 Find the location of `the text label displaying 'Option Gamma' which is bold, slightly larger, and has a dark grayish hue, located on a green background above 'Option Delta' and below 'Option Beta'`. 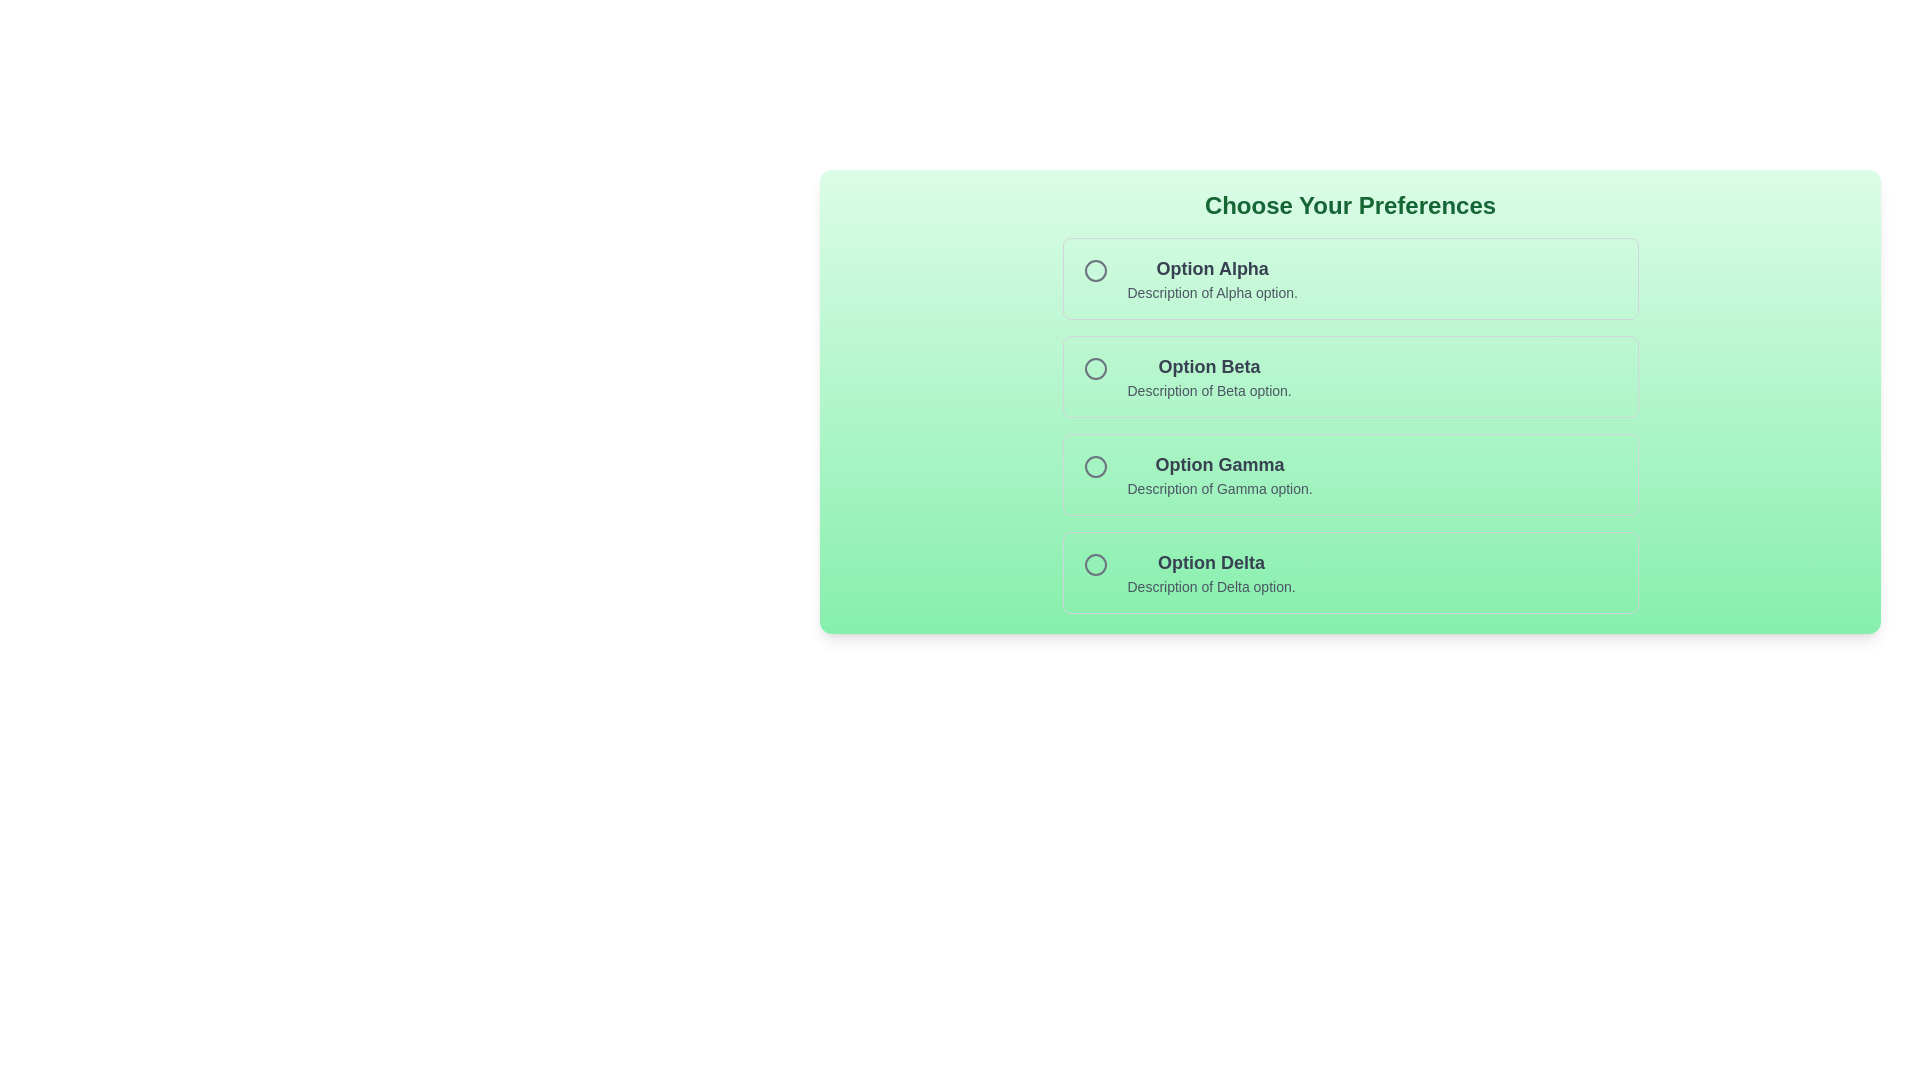

the text label displaying 'Option Gamma' which is bold, slightly larger, and has a dark grayish hue, located on a green background above 'Option Delta' and below 'Option Beta' is located at coordinates (1219, 465).